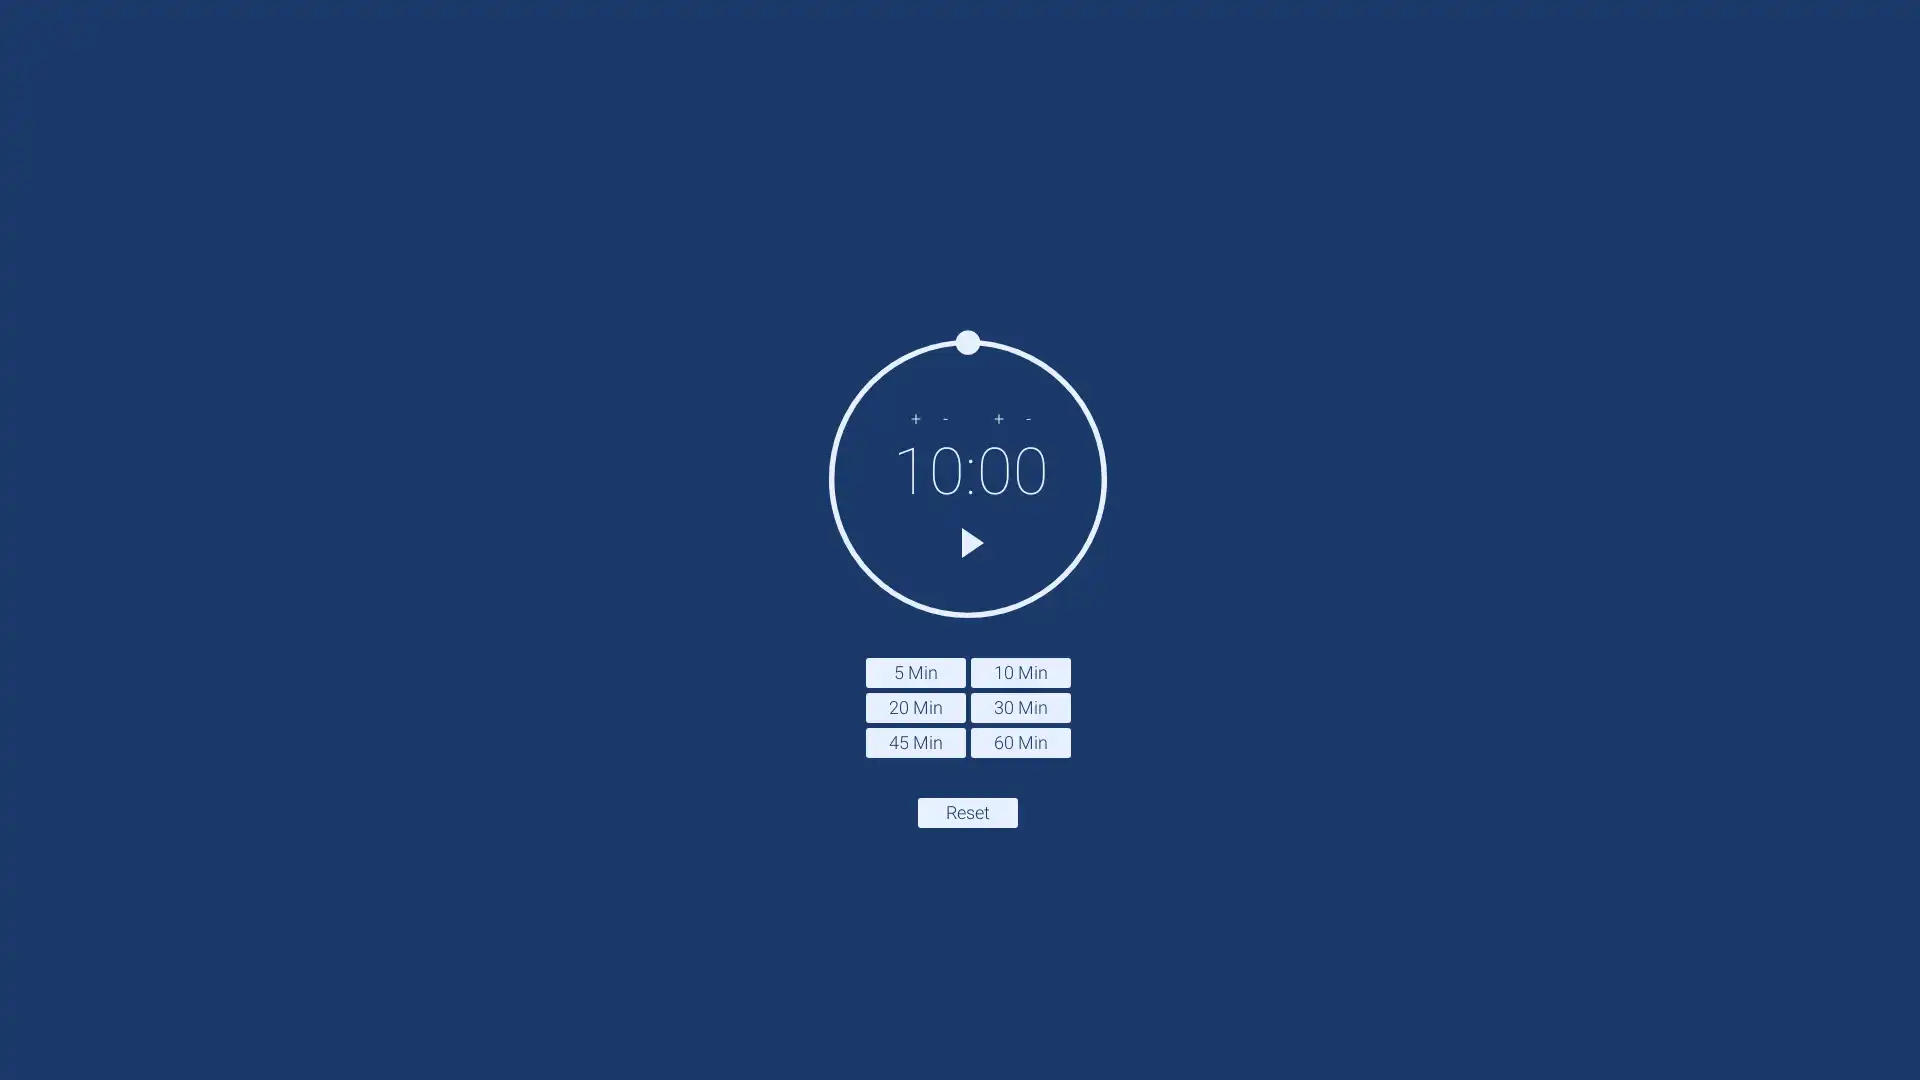 The image size is (1920, 1080). Describe the element at coordinates (1019, 705) in the screenshot. I see `30 Min` at that location.